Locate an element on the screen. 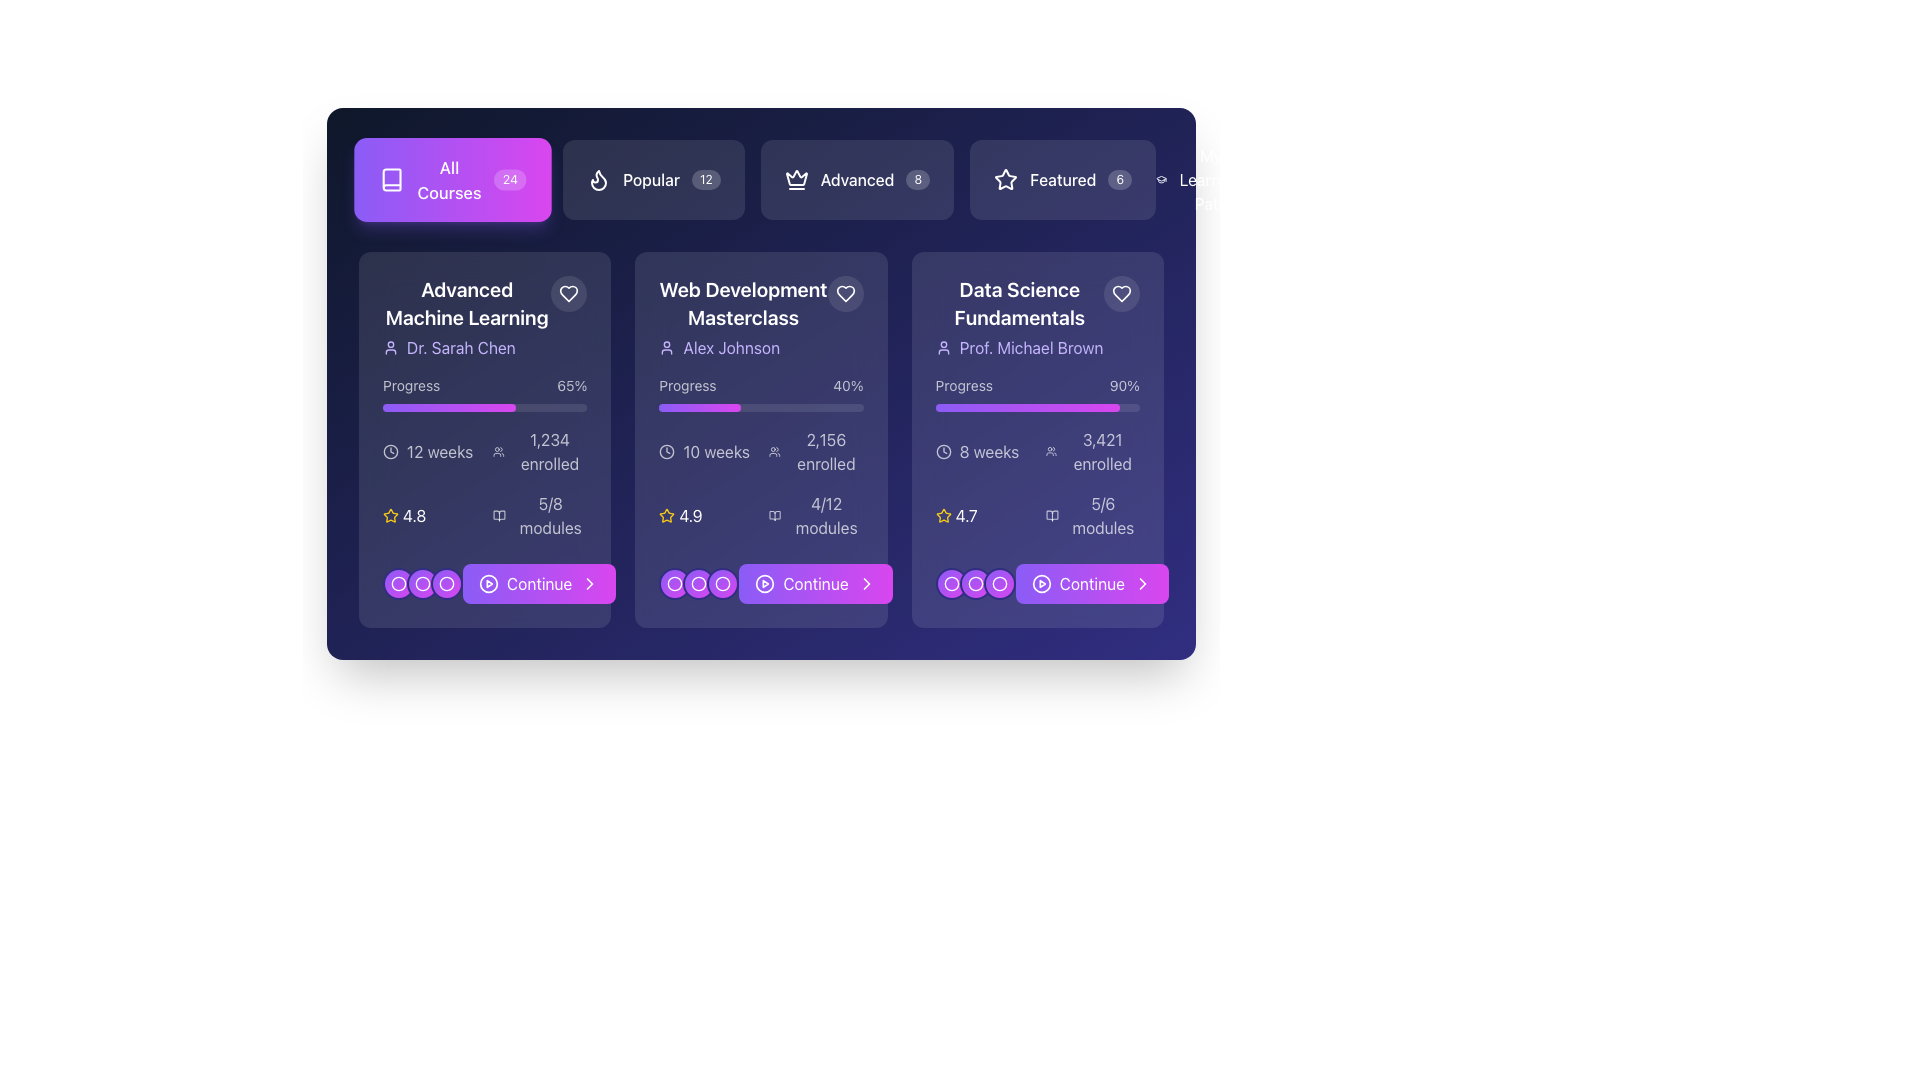  the circular icon that visually represents a clock or timer, located in the leftmost card under the 'Advanced Machine Learning' category, next to the text '12 weeks' is located at coordinates (390, 451).